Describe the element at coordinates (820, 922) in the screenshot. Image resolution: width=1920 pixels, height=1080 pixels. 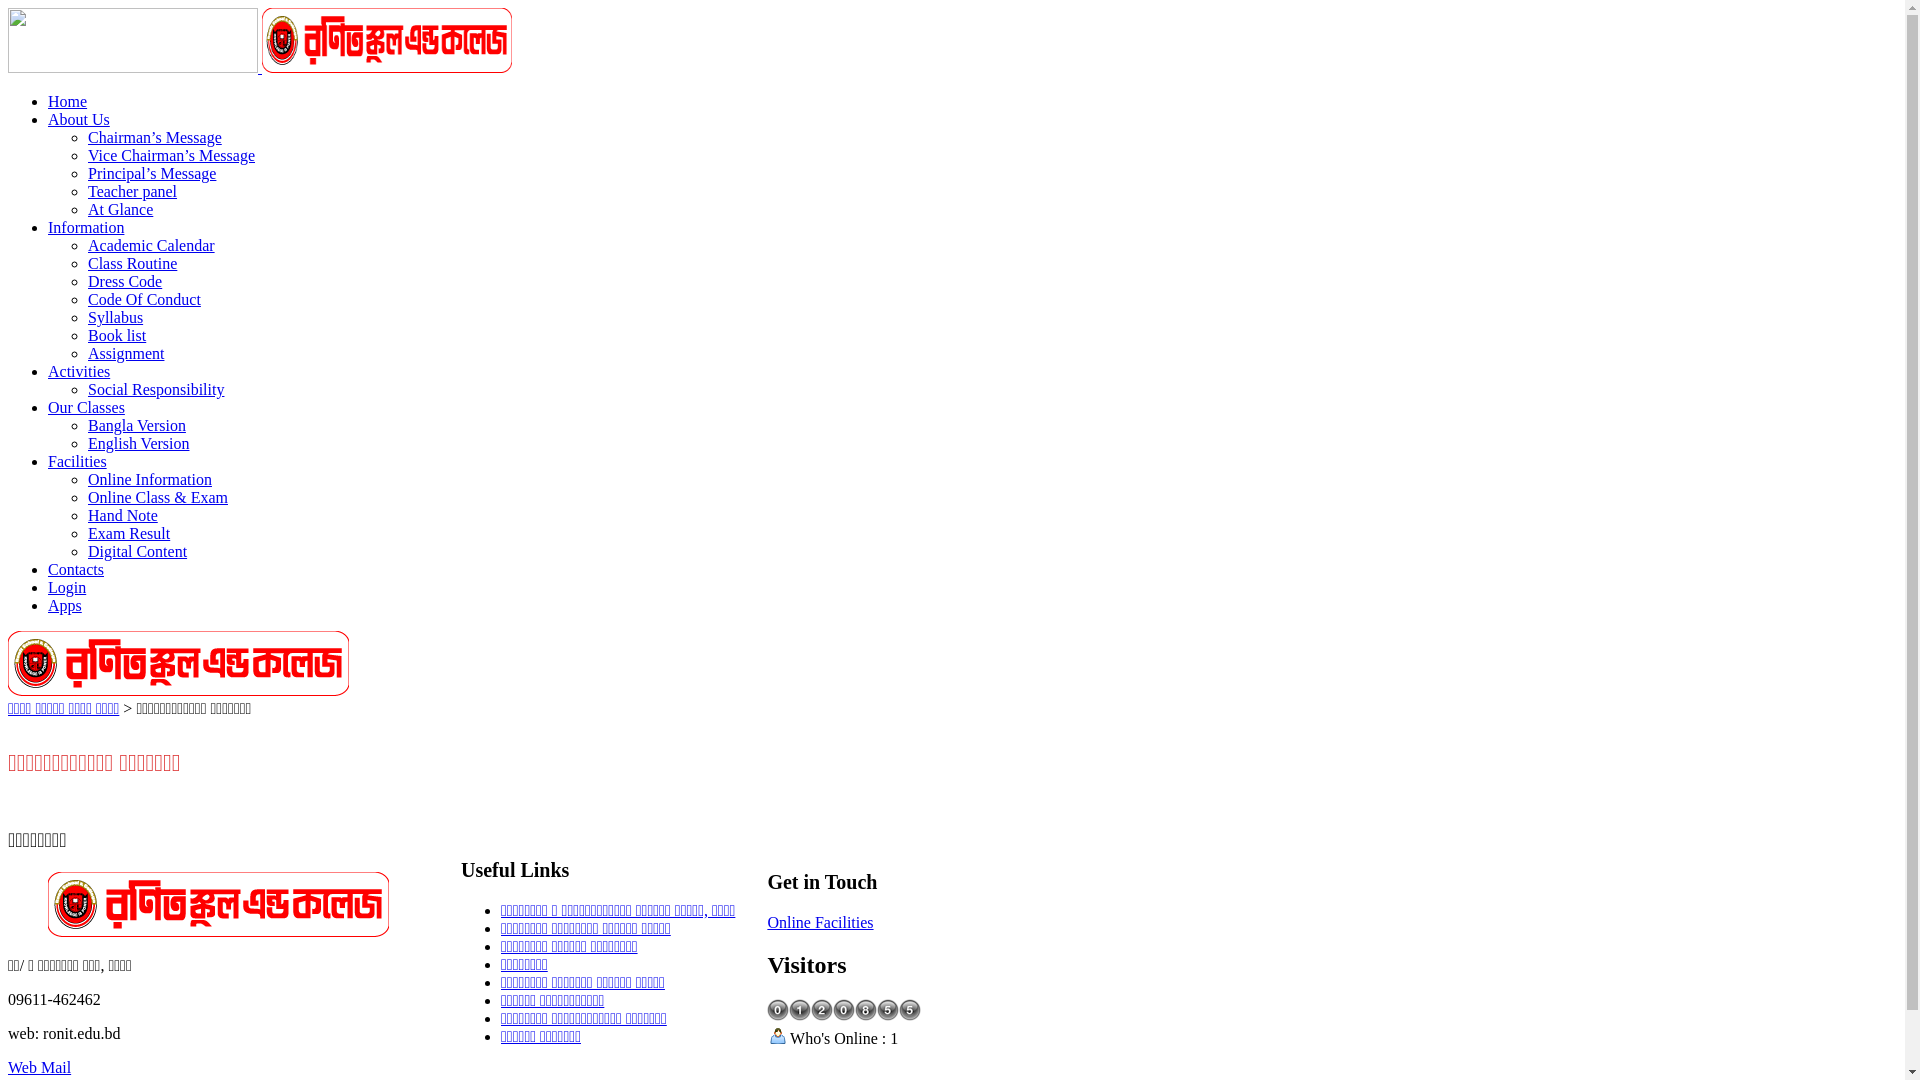
I see `'Online Facilities'` at that location.